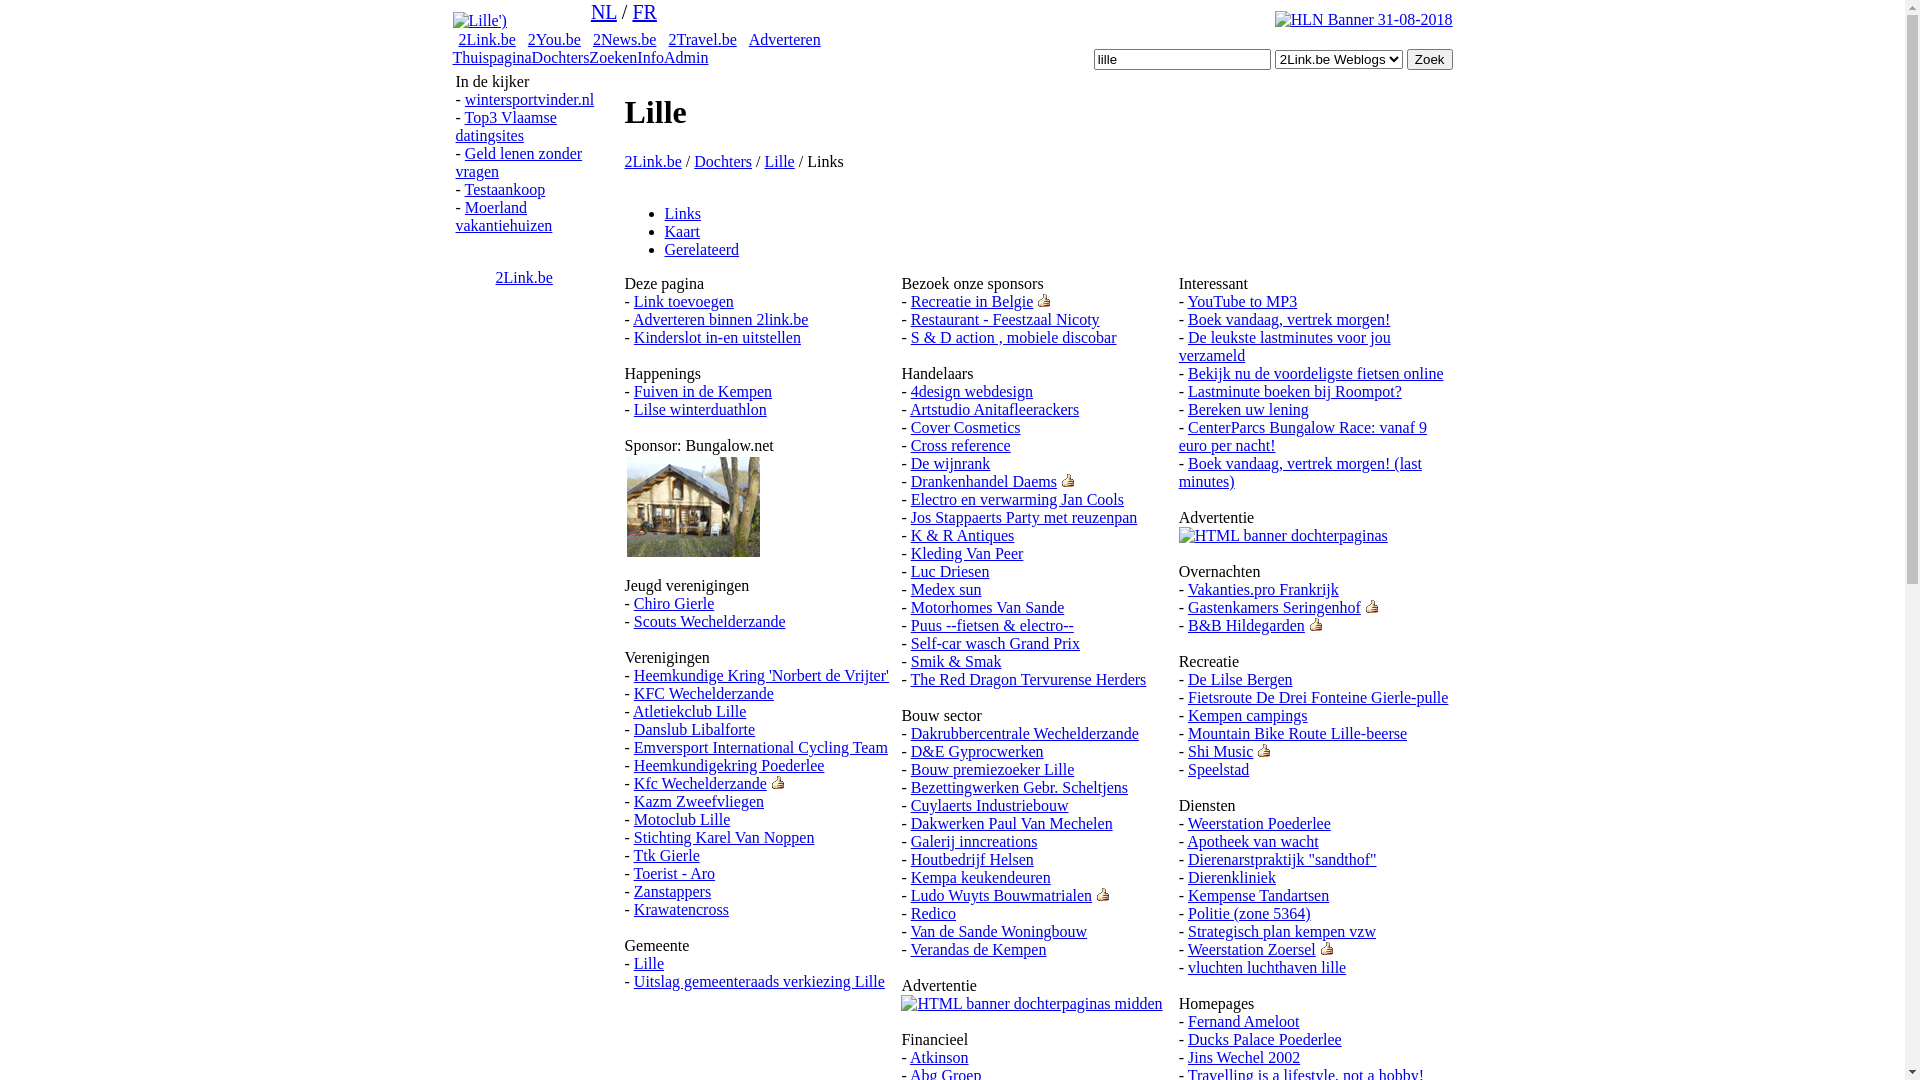 The width and height of the screenshot is (1920, 1080). Describe the element at coordinates (632, 729) in the screenshot. I see `'Danslub Libalforte'` at that location.